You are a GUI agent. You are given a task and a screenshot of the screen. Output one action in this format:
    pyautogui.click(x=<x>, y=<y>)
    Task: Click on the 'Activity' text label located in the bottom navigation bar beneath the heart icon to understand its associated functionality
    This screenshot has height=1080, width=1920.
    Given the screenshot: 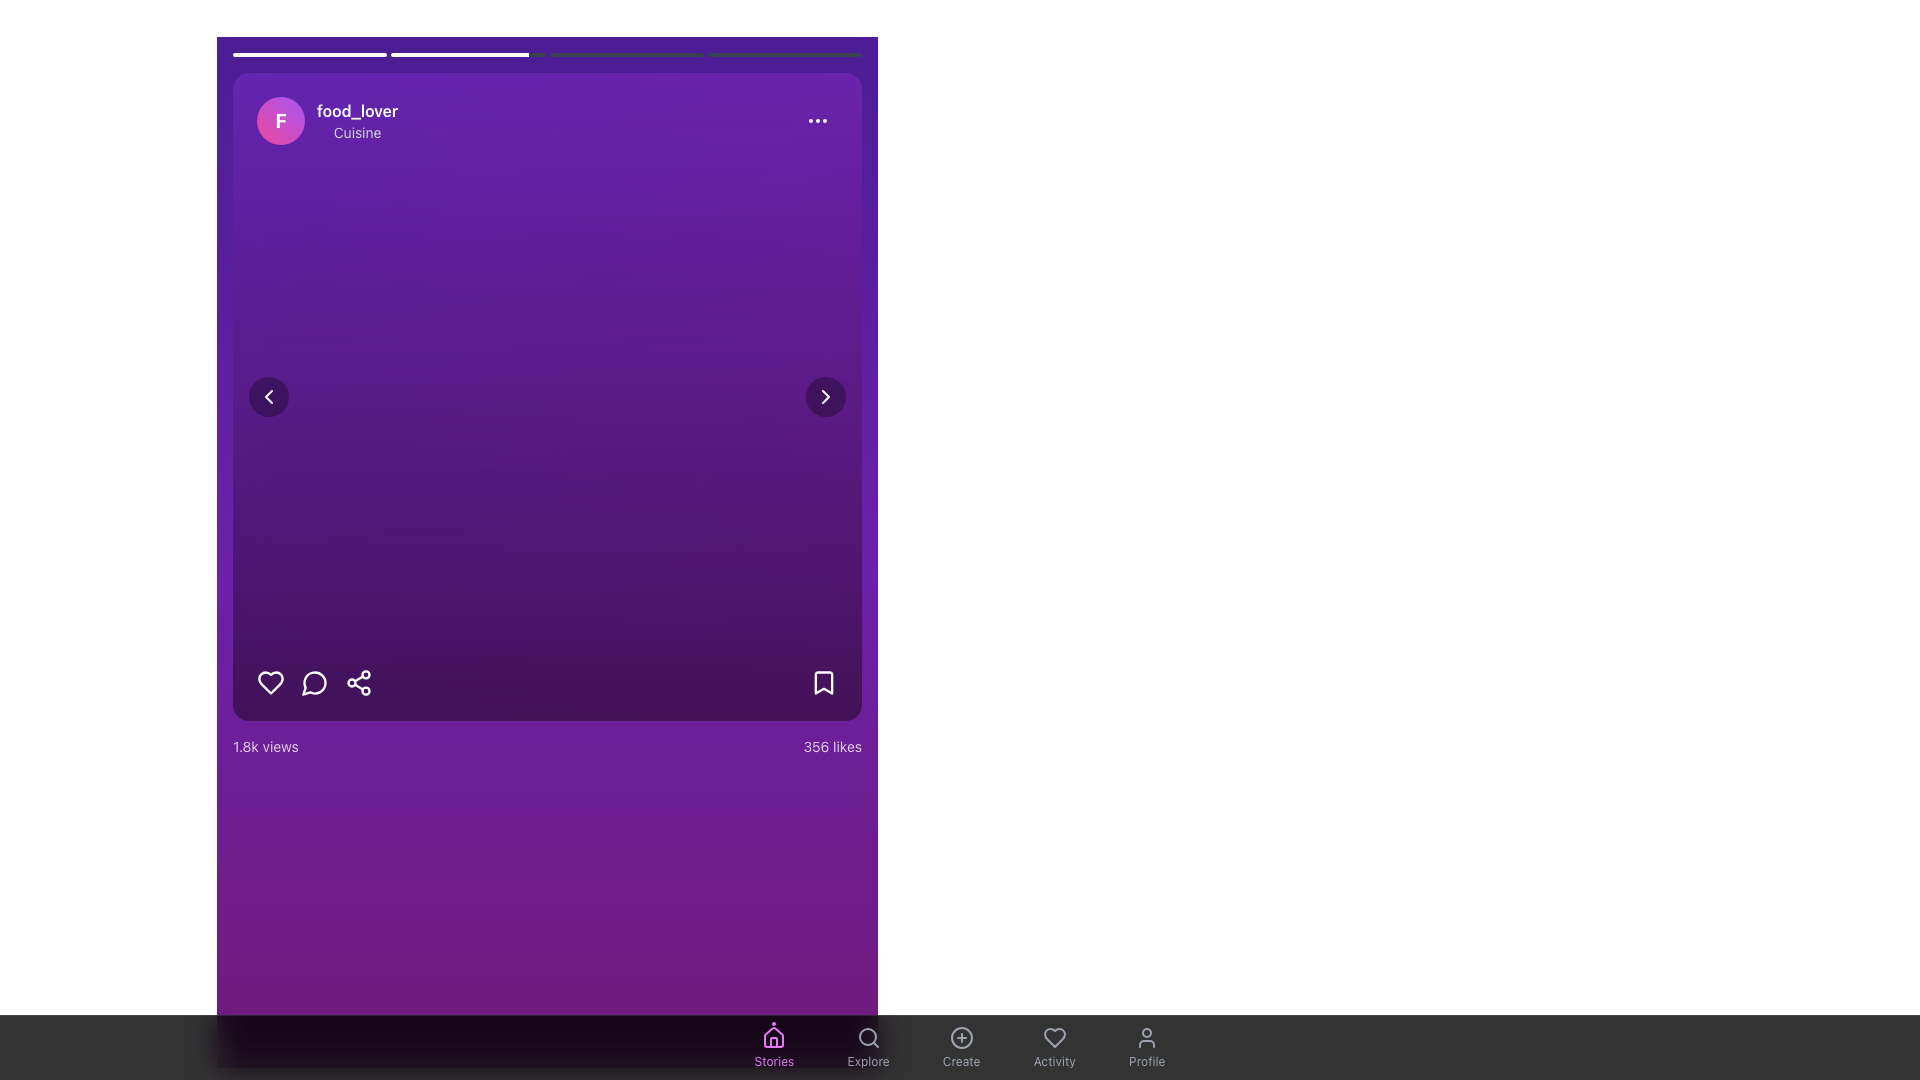 What is the action you would take?
    pyautogui.click(x=1053, y=1060)
    